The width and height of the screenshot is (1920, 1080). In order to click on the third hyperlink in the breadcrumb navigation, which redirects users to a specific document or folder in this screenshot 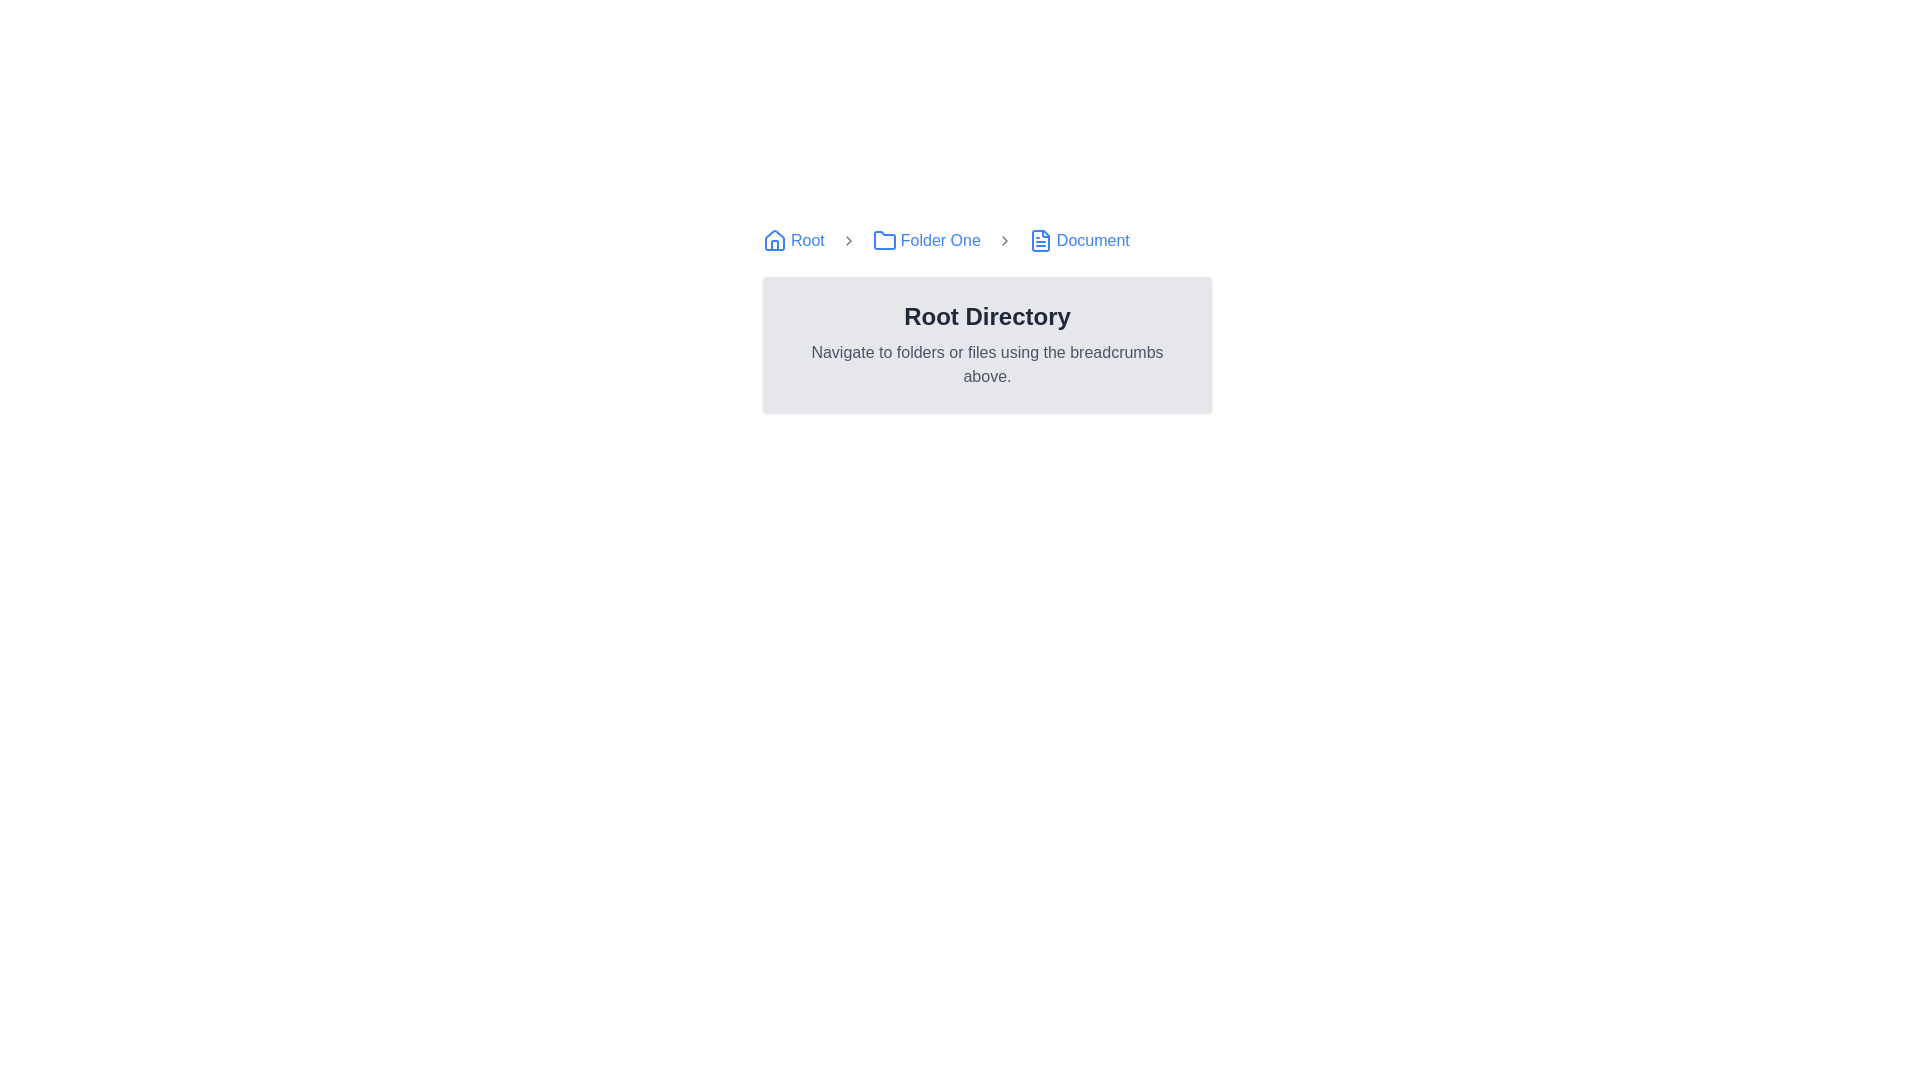, I will do `click(1078, 239)`.